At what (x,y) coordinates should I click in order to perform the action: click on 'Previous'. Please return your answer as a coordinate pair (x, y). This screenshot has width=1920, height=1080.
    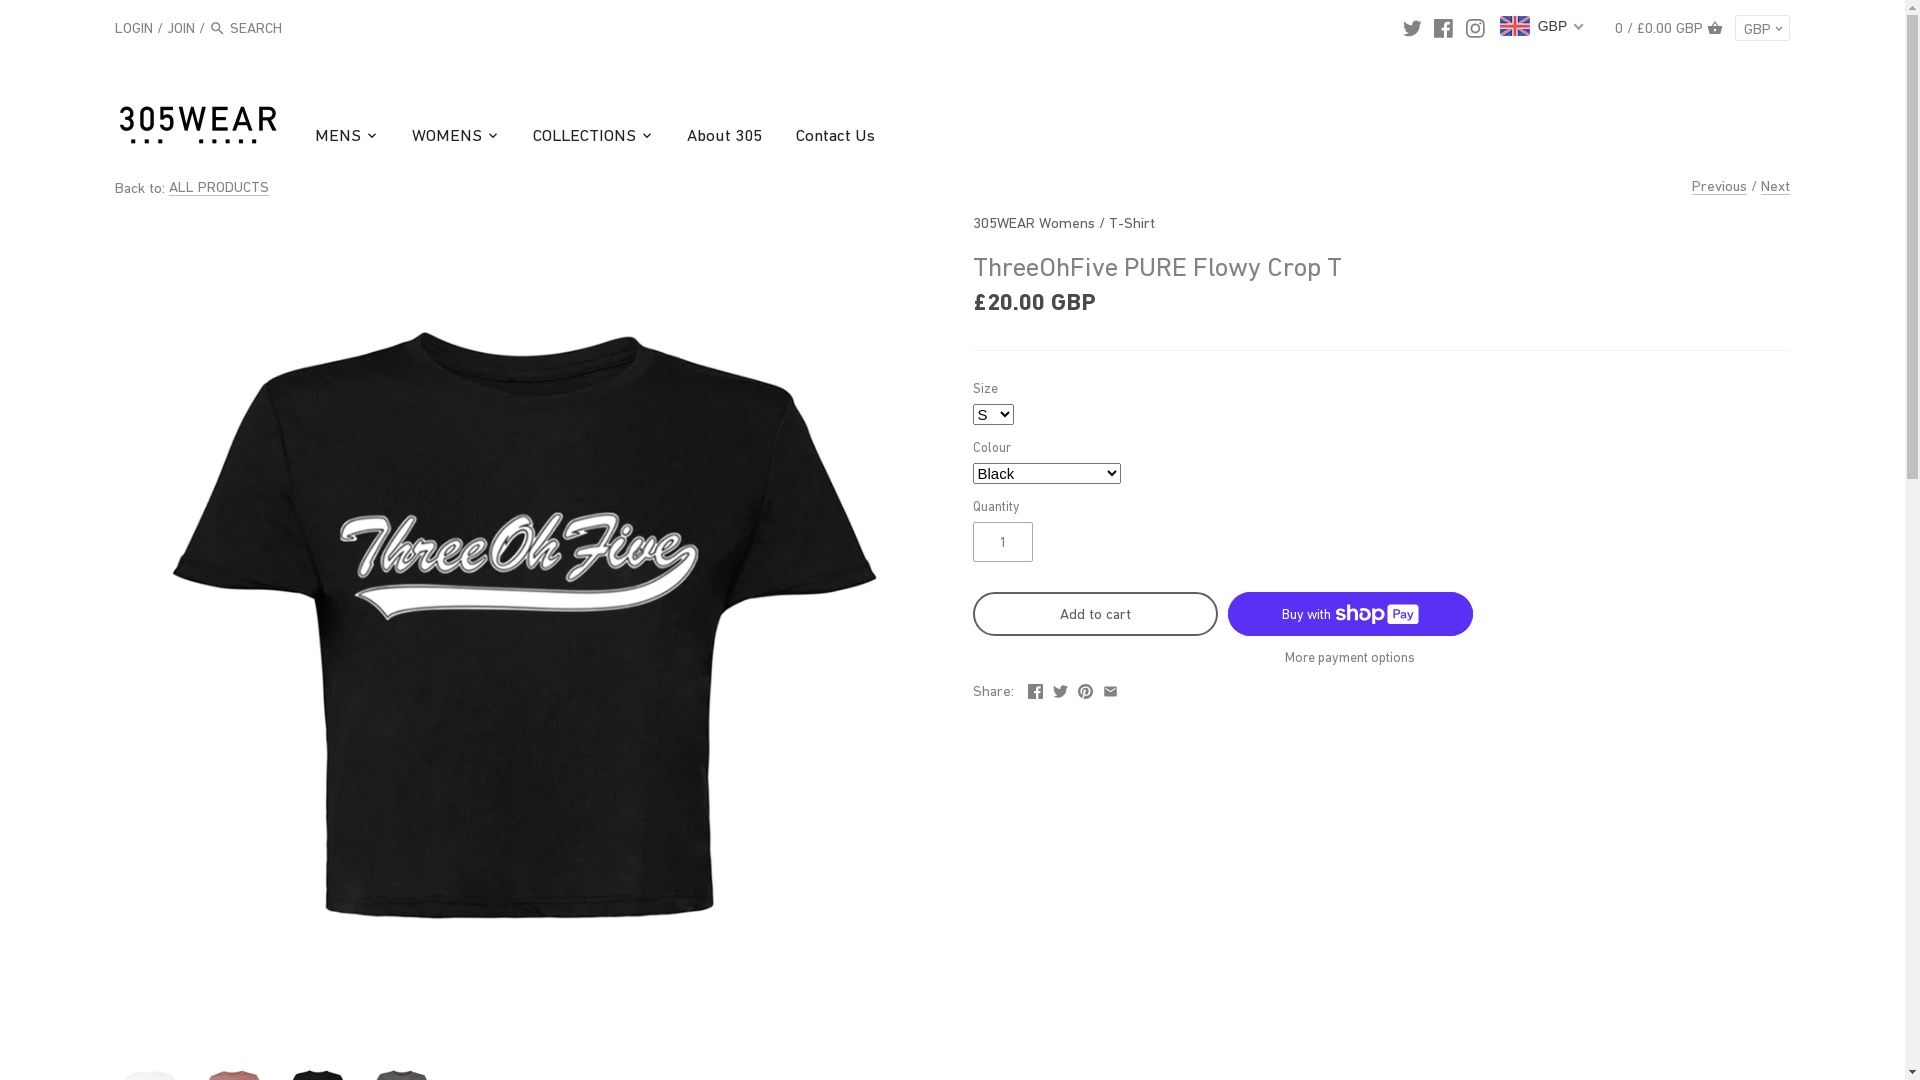
    Looking at the image, I should click on (1718, 185).